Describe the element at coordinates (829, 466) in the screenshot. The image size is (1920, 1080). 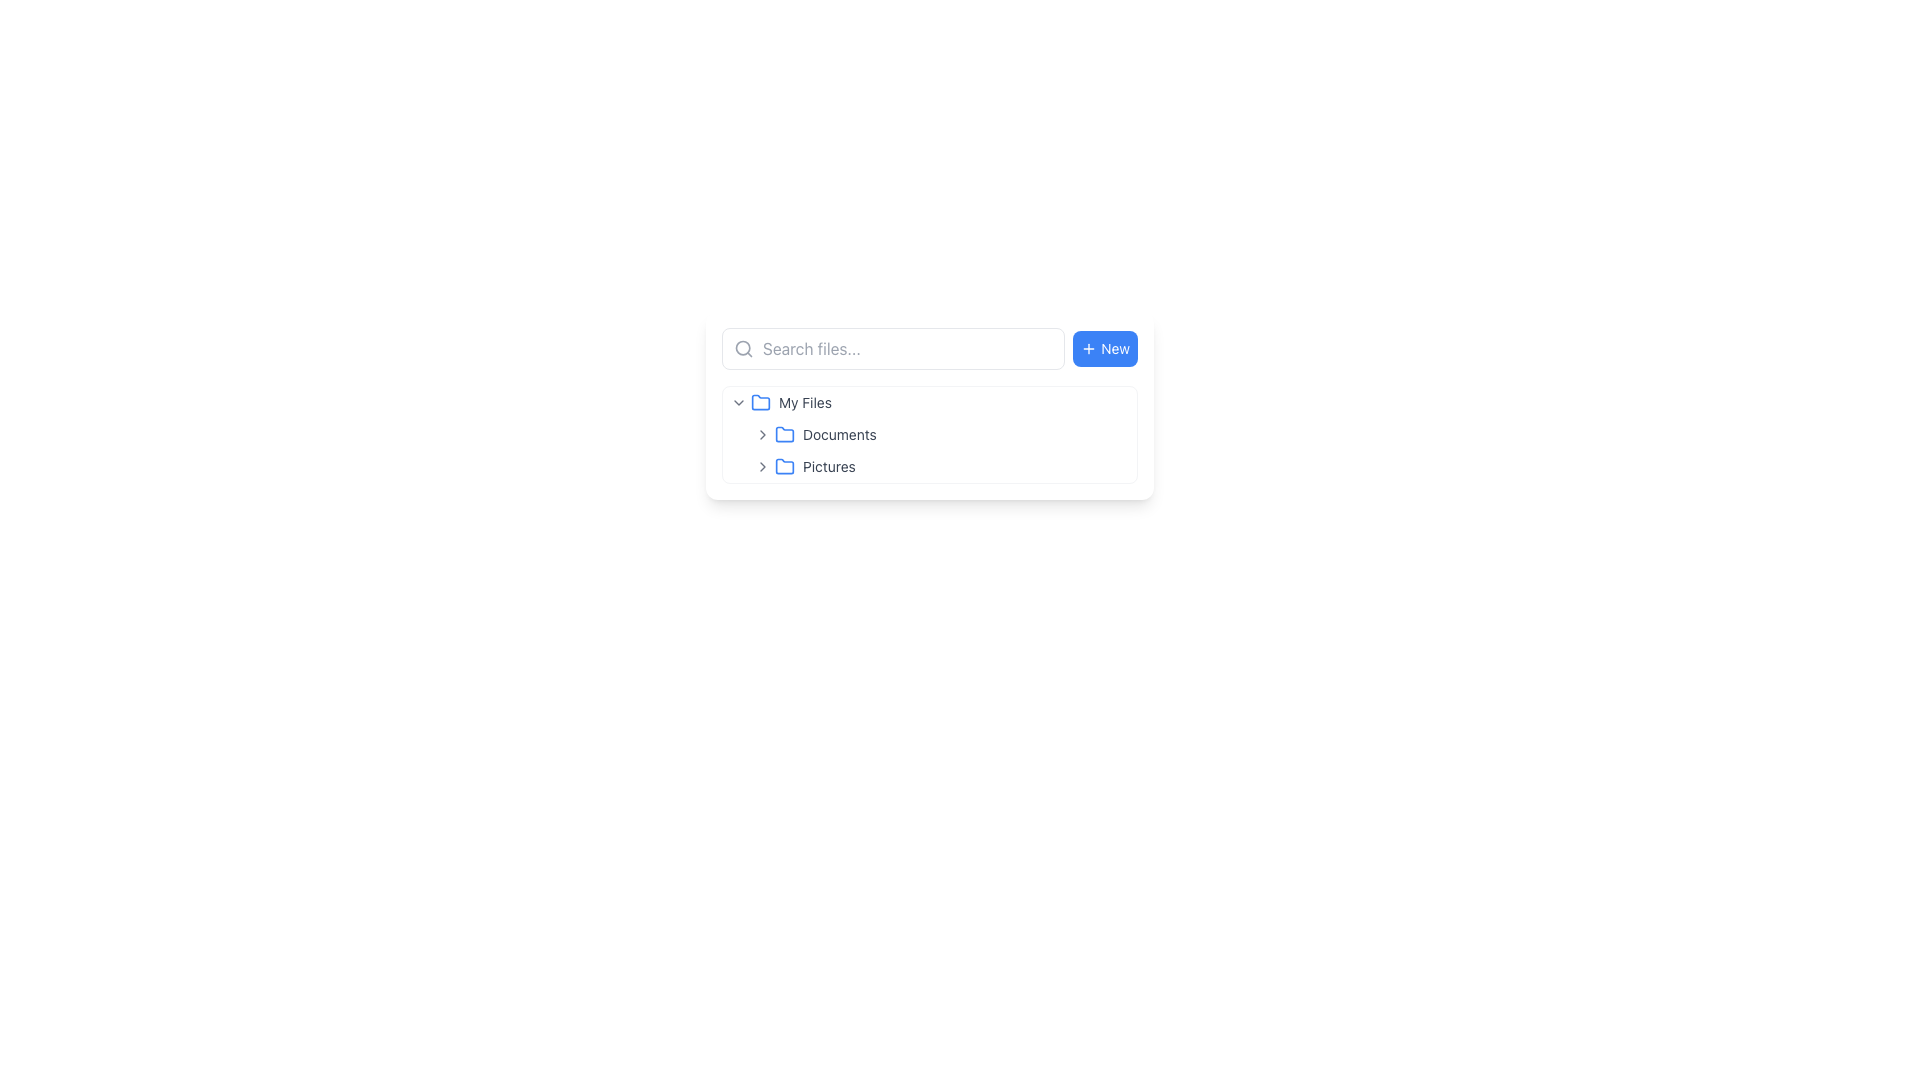
I see `the text label reading 'Pictures' that is styled with a small font size and gray color, located next to a blue folder icon in the 'My Files' section` at that location.